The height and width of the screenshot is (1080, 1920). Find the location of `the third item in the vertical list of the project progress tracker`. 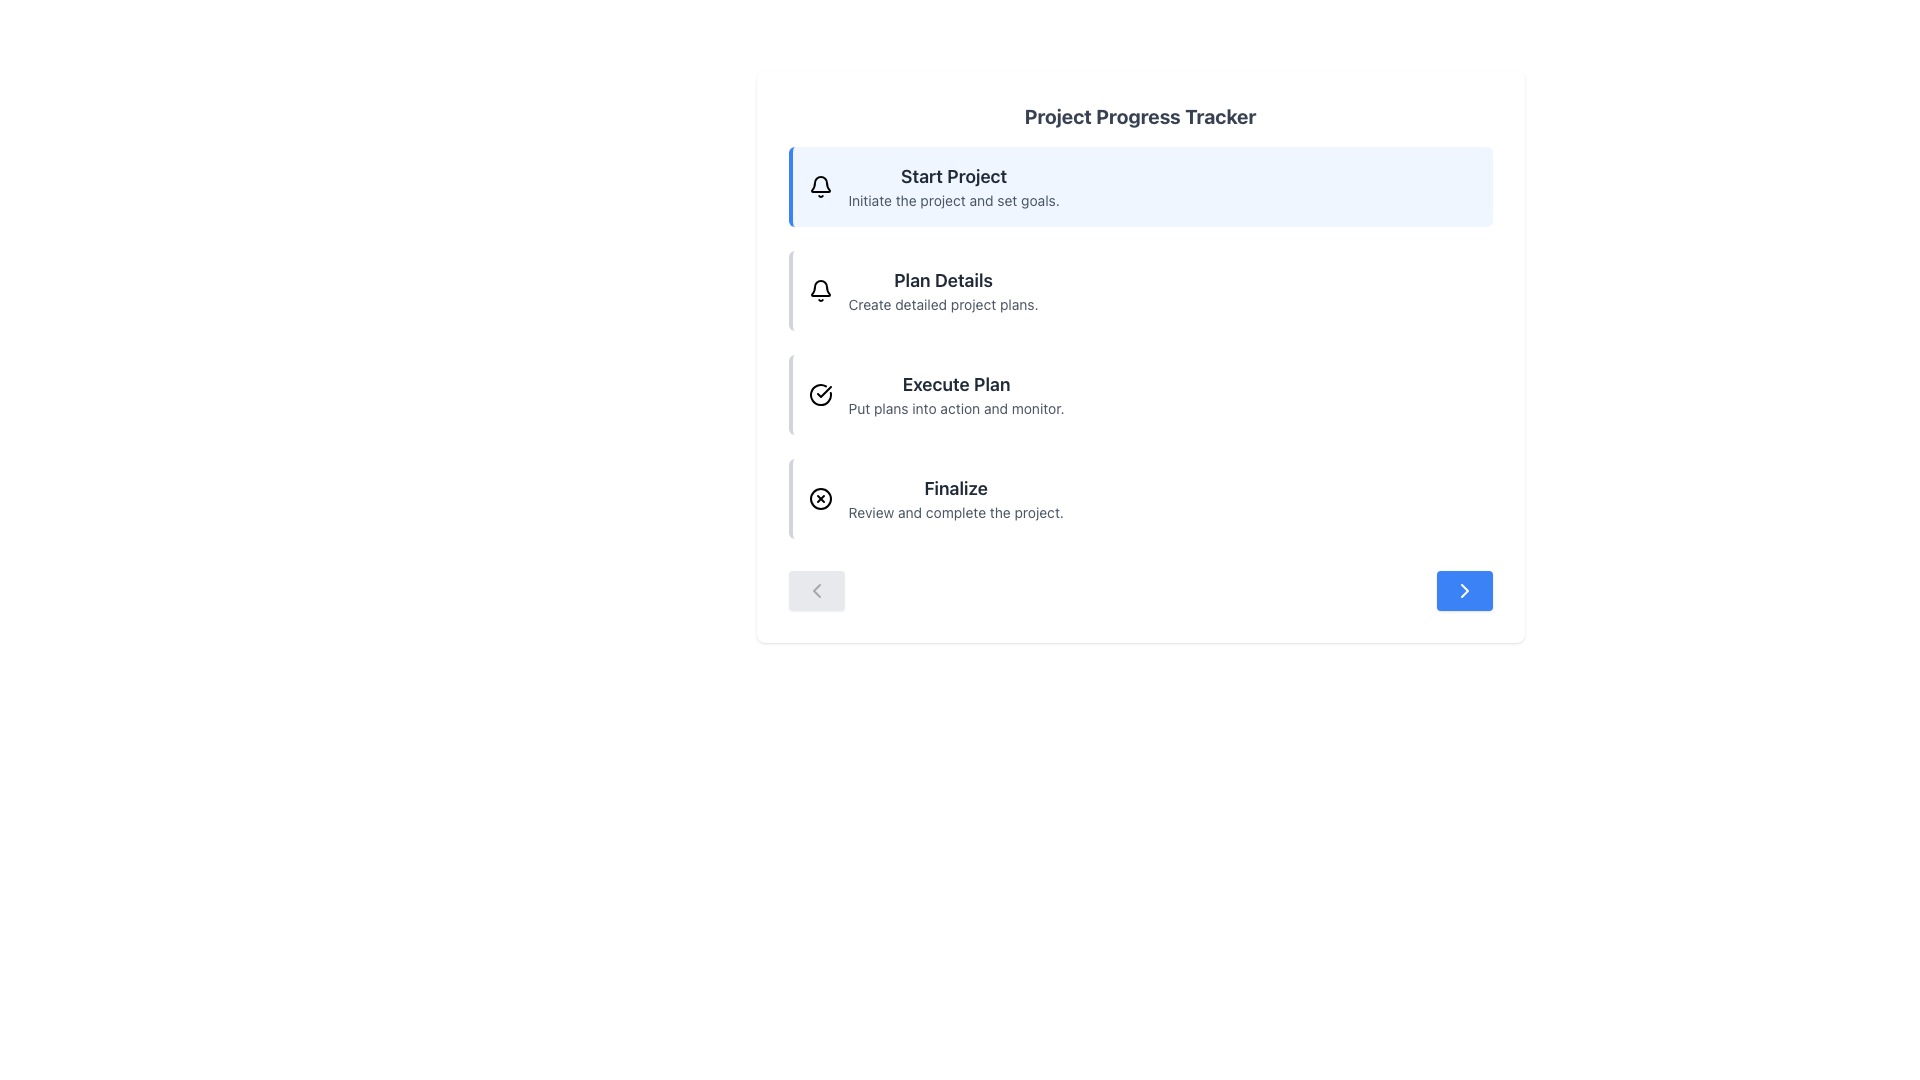

the third item in the vertical list of the project progress tracker is located at coordinates (1140, 394).